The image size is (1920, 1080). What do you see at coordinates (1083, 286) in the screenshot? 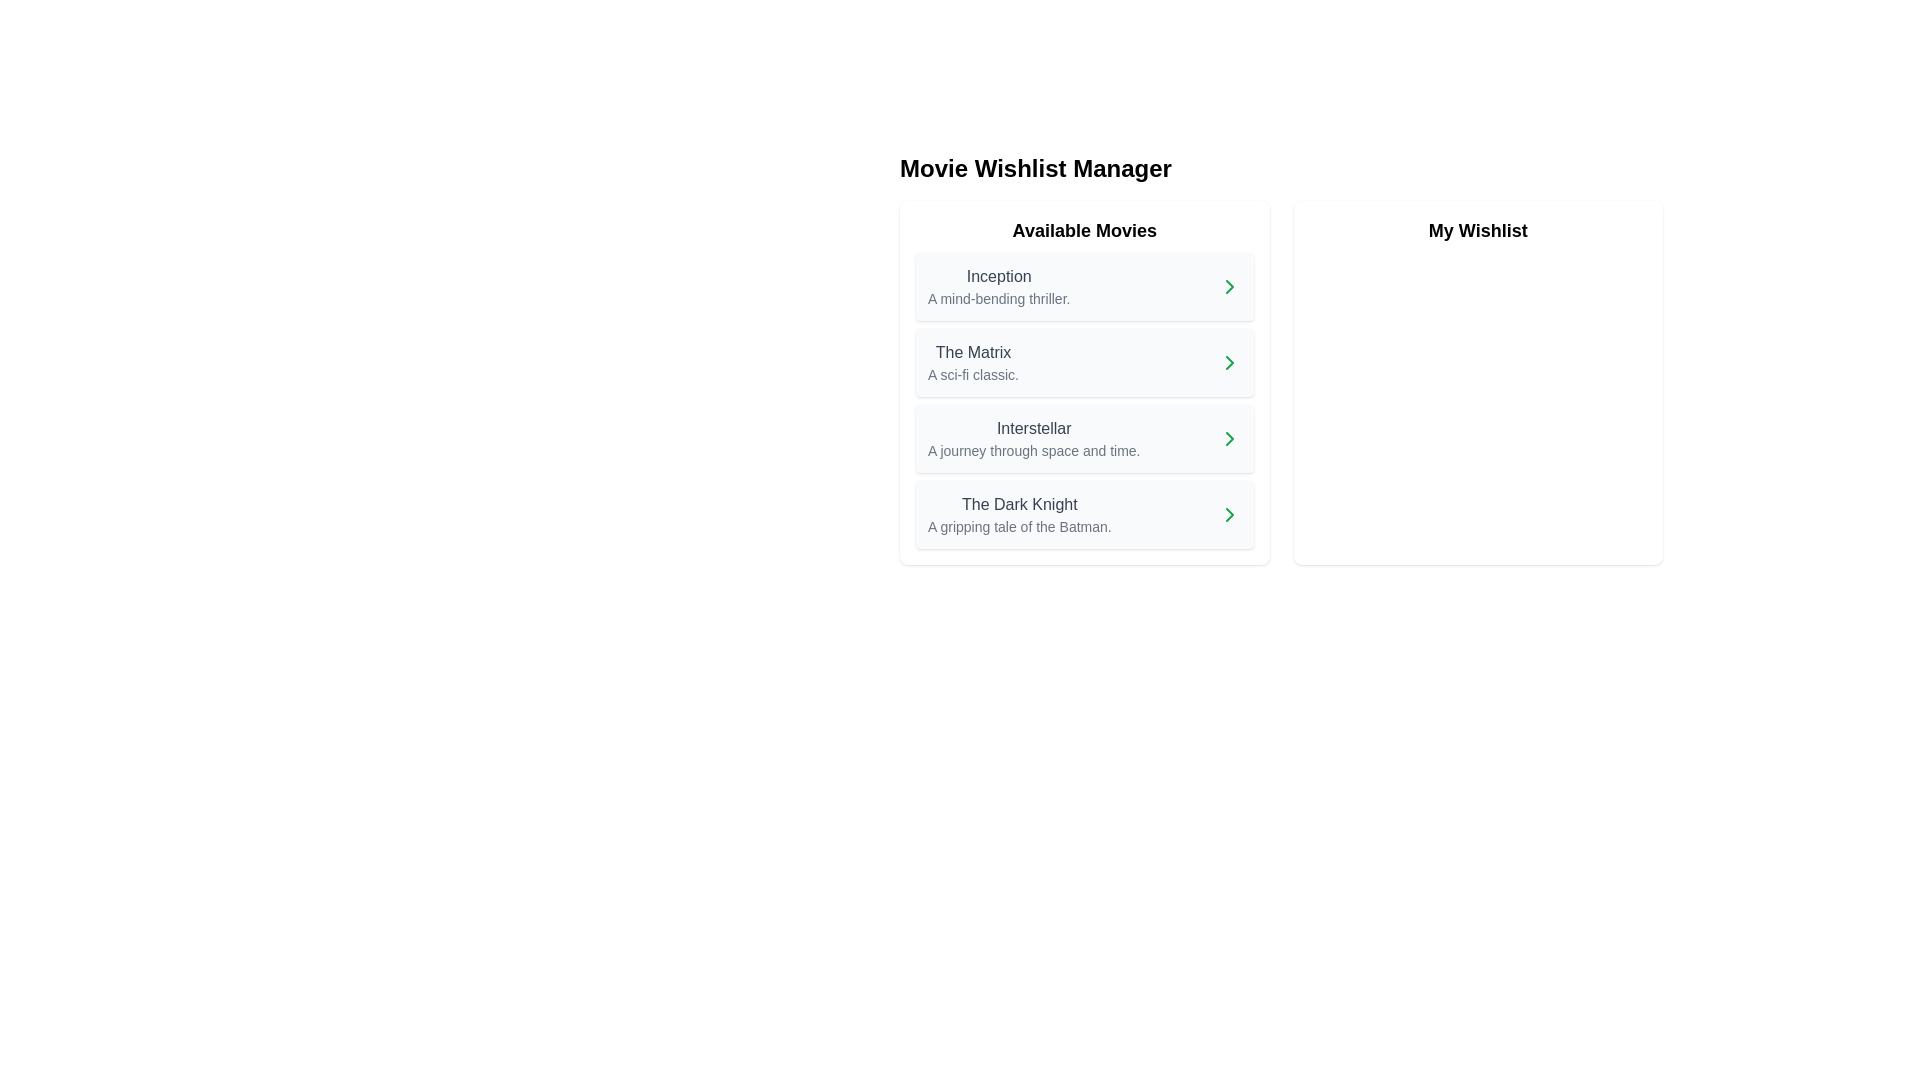
I see `the bold title 'Inception' in the first list item of the 'Available Movies' section` at bounding box center [1083, 286].